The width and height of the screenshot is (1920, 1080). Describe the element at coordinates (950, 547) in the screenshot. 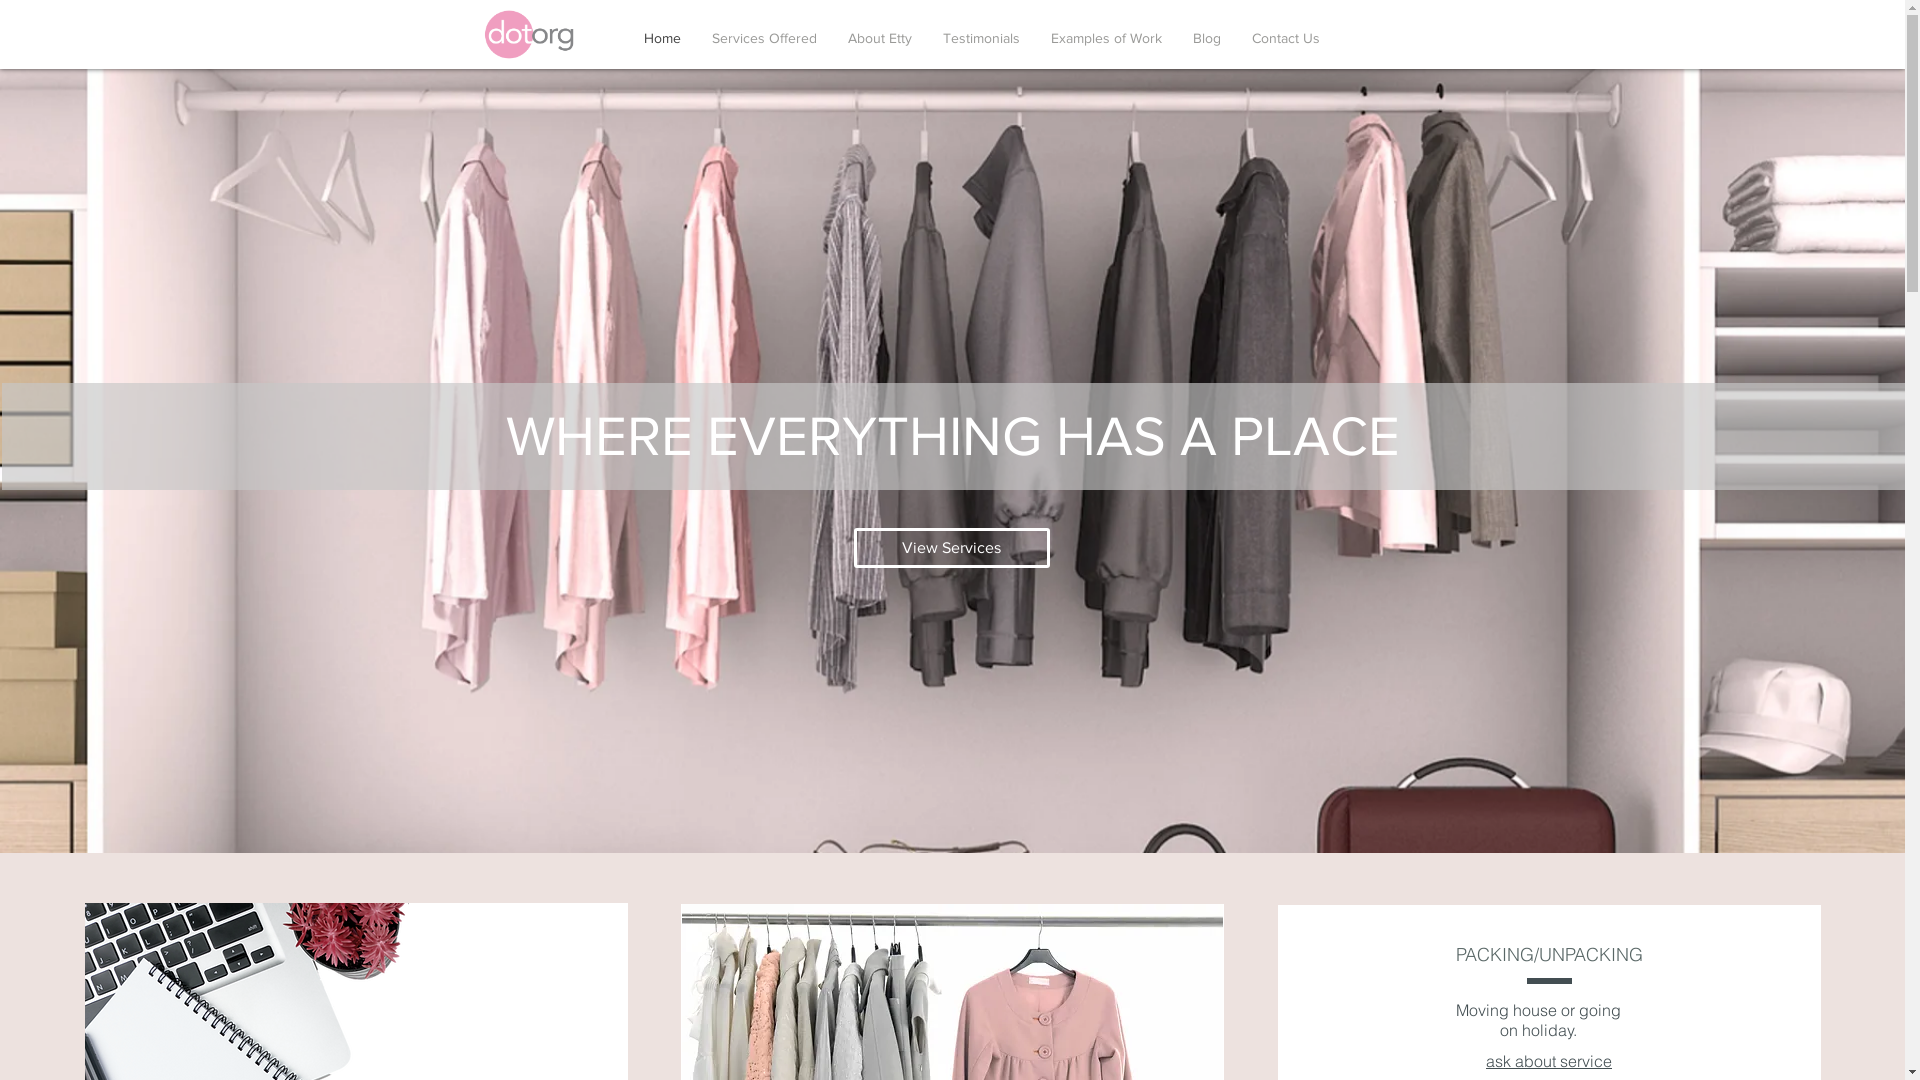

I see `'View Services'` at that location.